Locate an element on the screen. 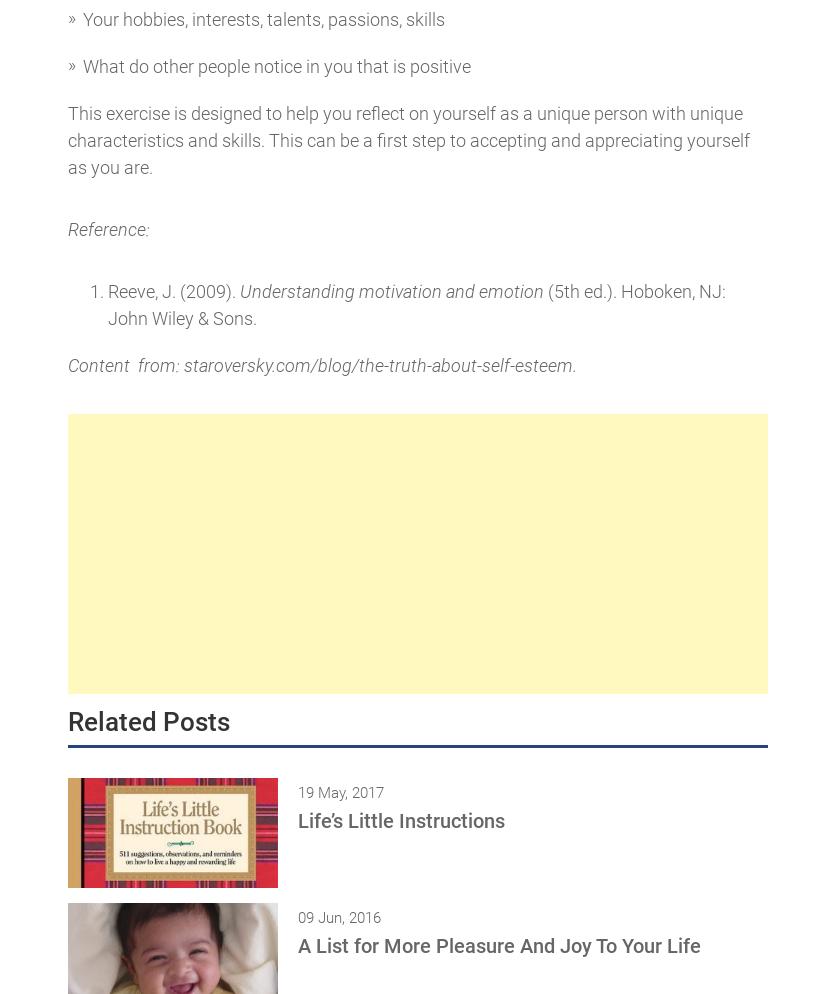 This screenshot has height=994, width=836. '09 Jun, 2016' is located at coordinates (338, 916).